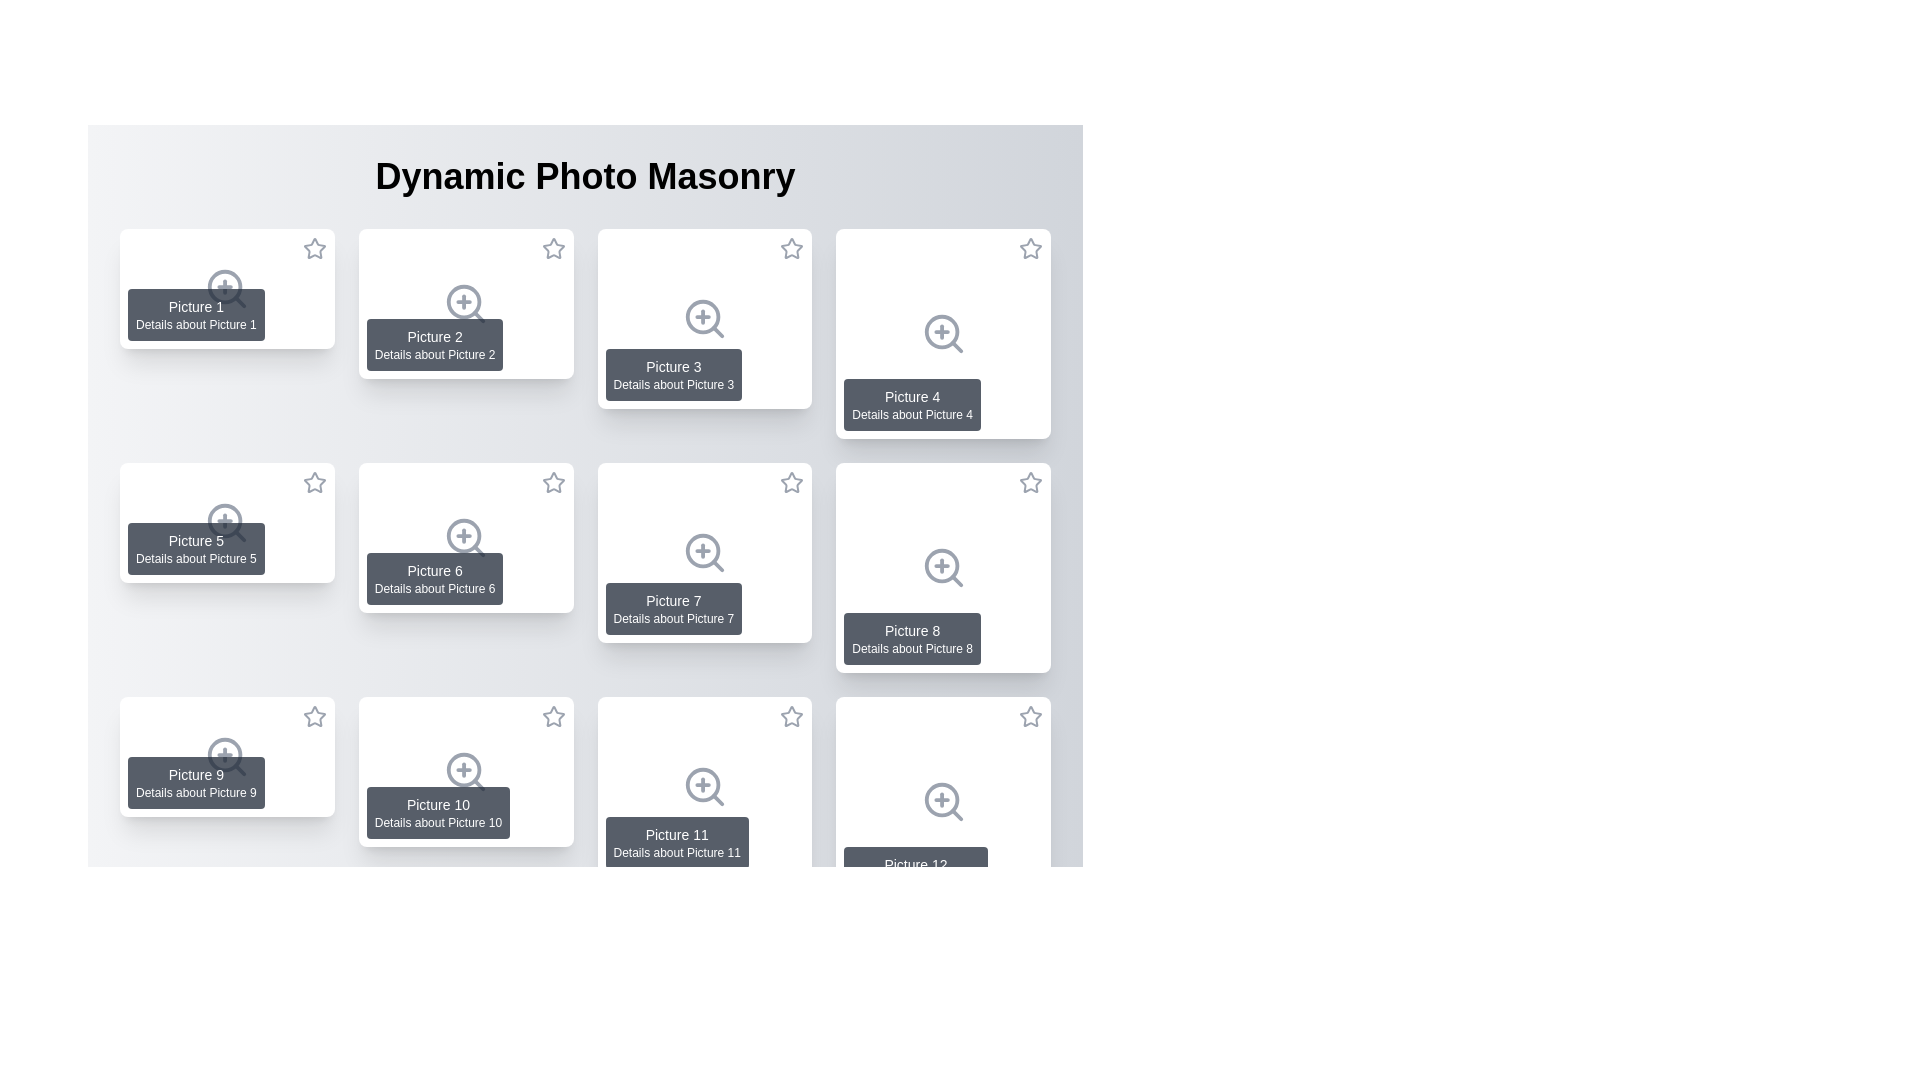 Image resolution: width=1920 pixels, height=1080 pixels. What do you see at coordinates (942, 801) in the screenshot?
I see `the magnifying glass icon button with a plus sign at its center, located in the grid cell for 'Picture 12'` at bounding box center [942, 801].